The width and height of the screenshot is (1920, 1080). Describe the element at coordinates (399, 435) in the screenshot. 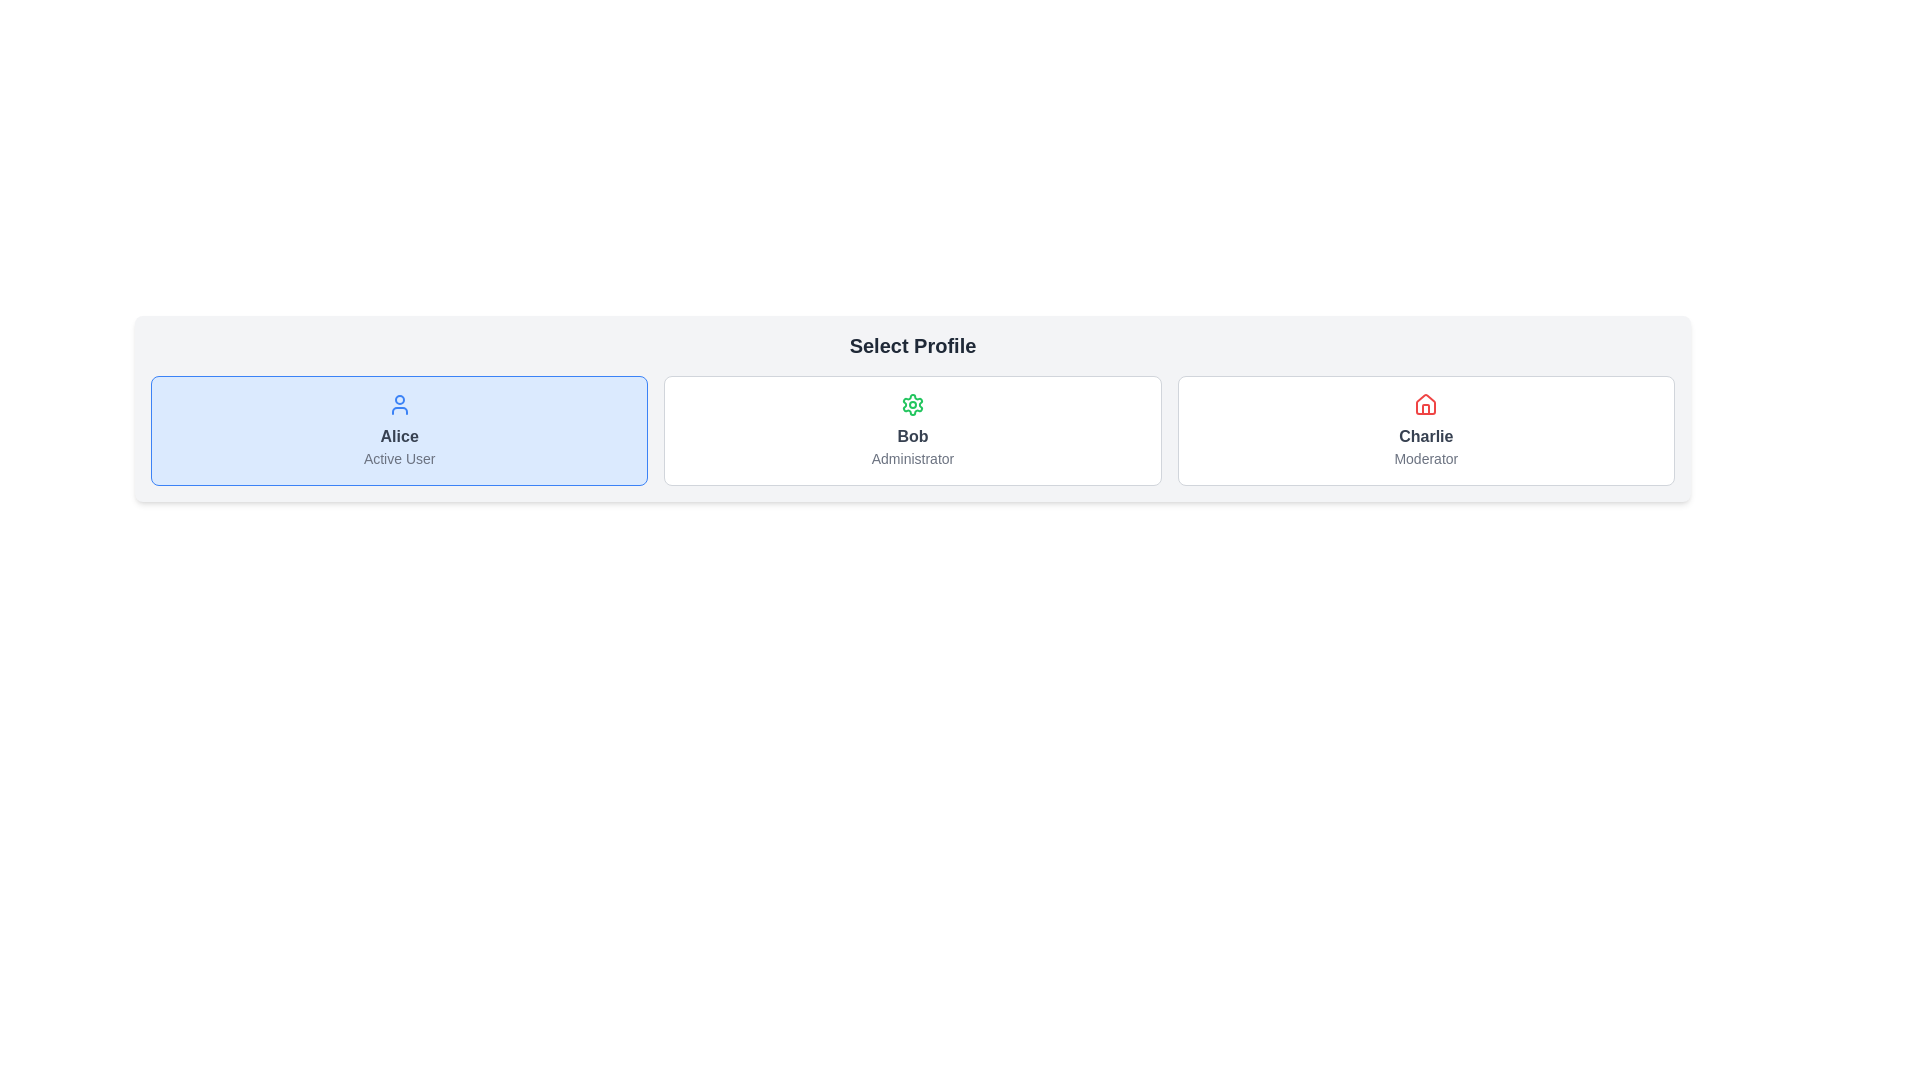

I see `the text label displaying 'Alice' in bold gray font, located centrally within the first profile card, positioned above 'Active User'` at that location.